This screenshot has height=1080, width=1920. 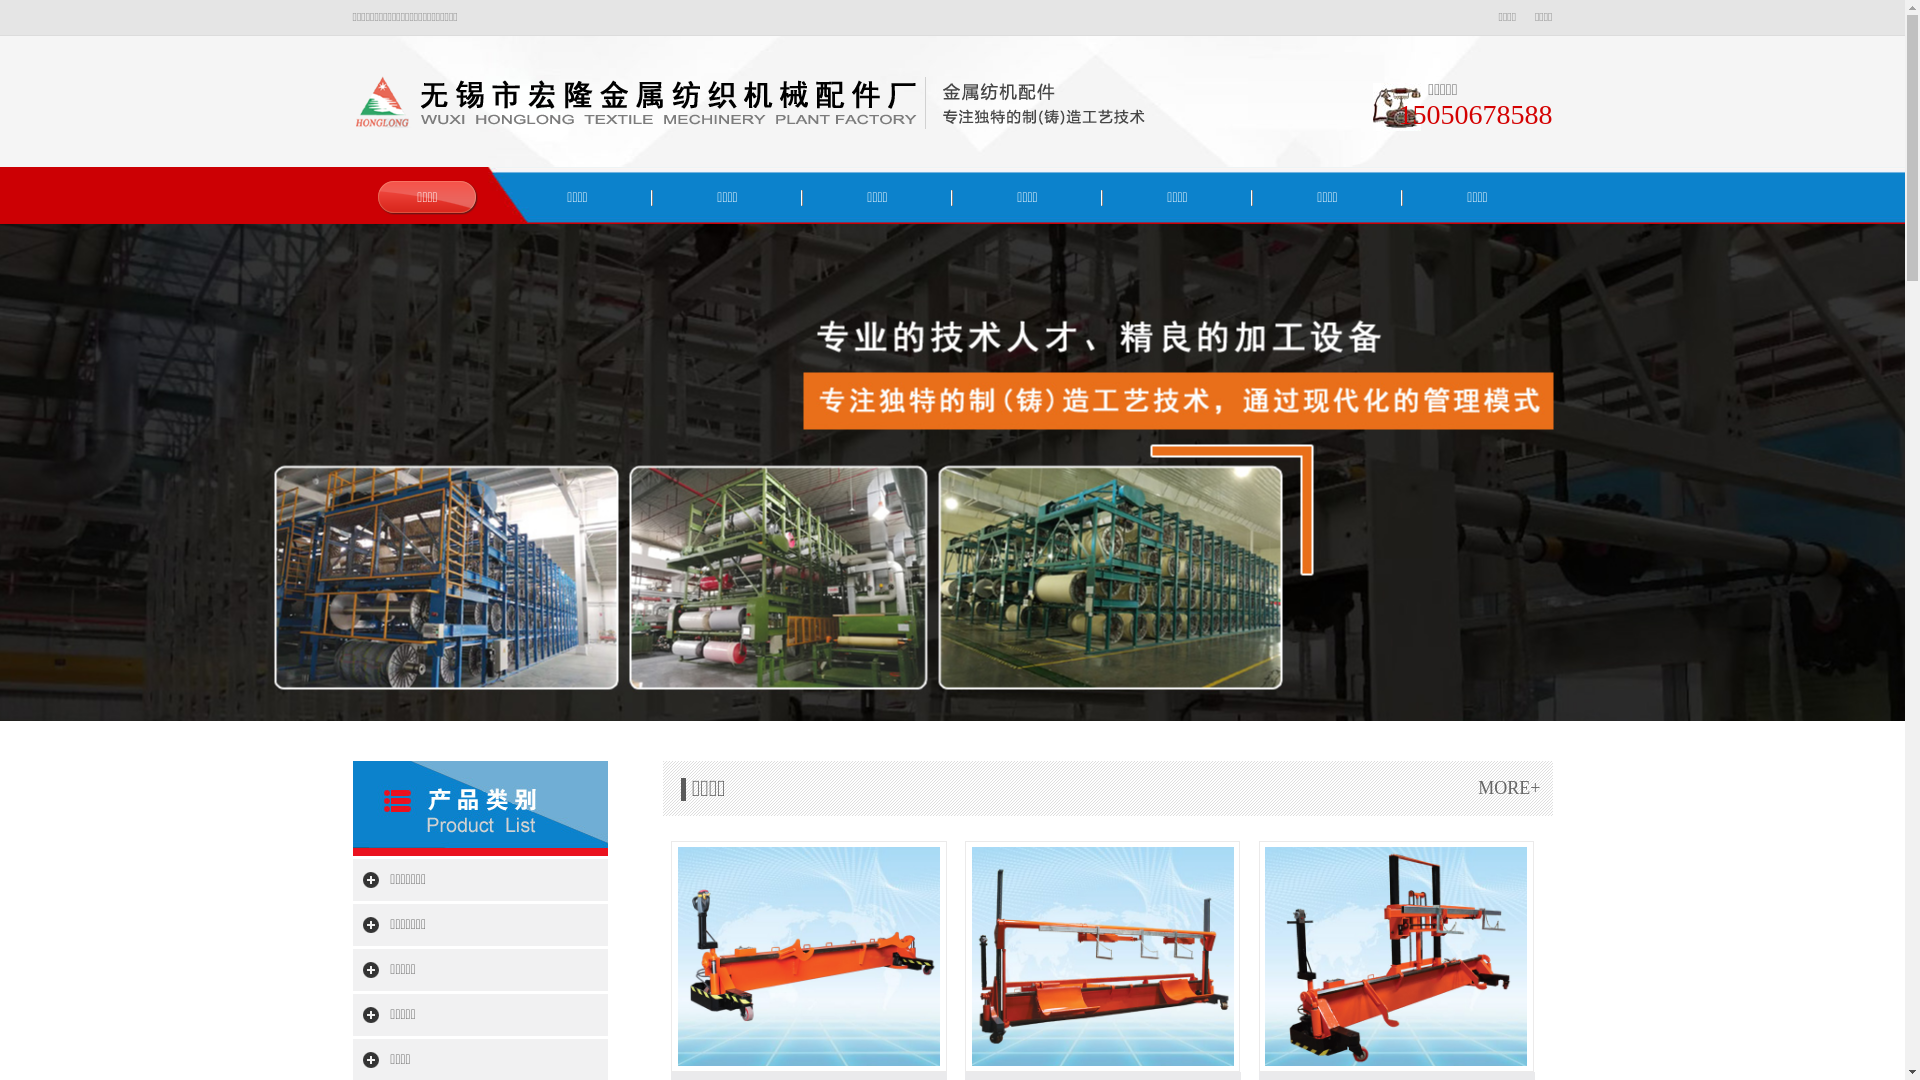 I want to click on 'MORE+', so click(x=1508, y=786).